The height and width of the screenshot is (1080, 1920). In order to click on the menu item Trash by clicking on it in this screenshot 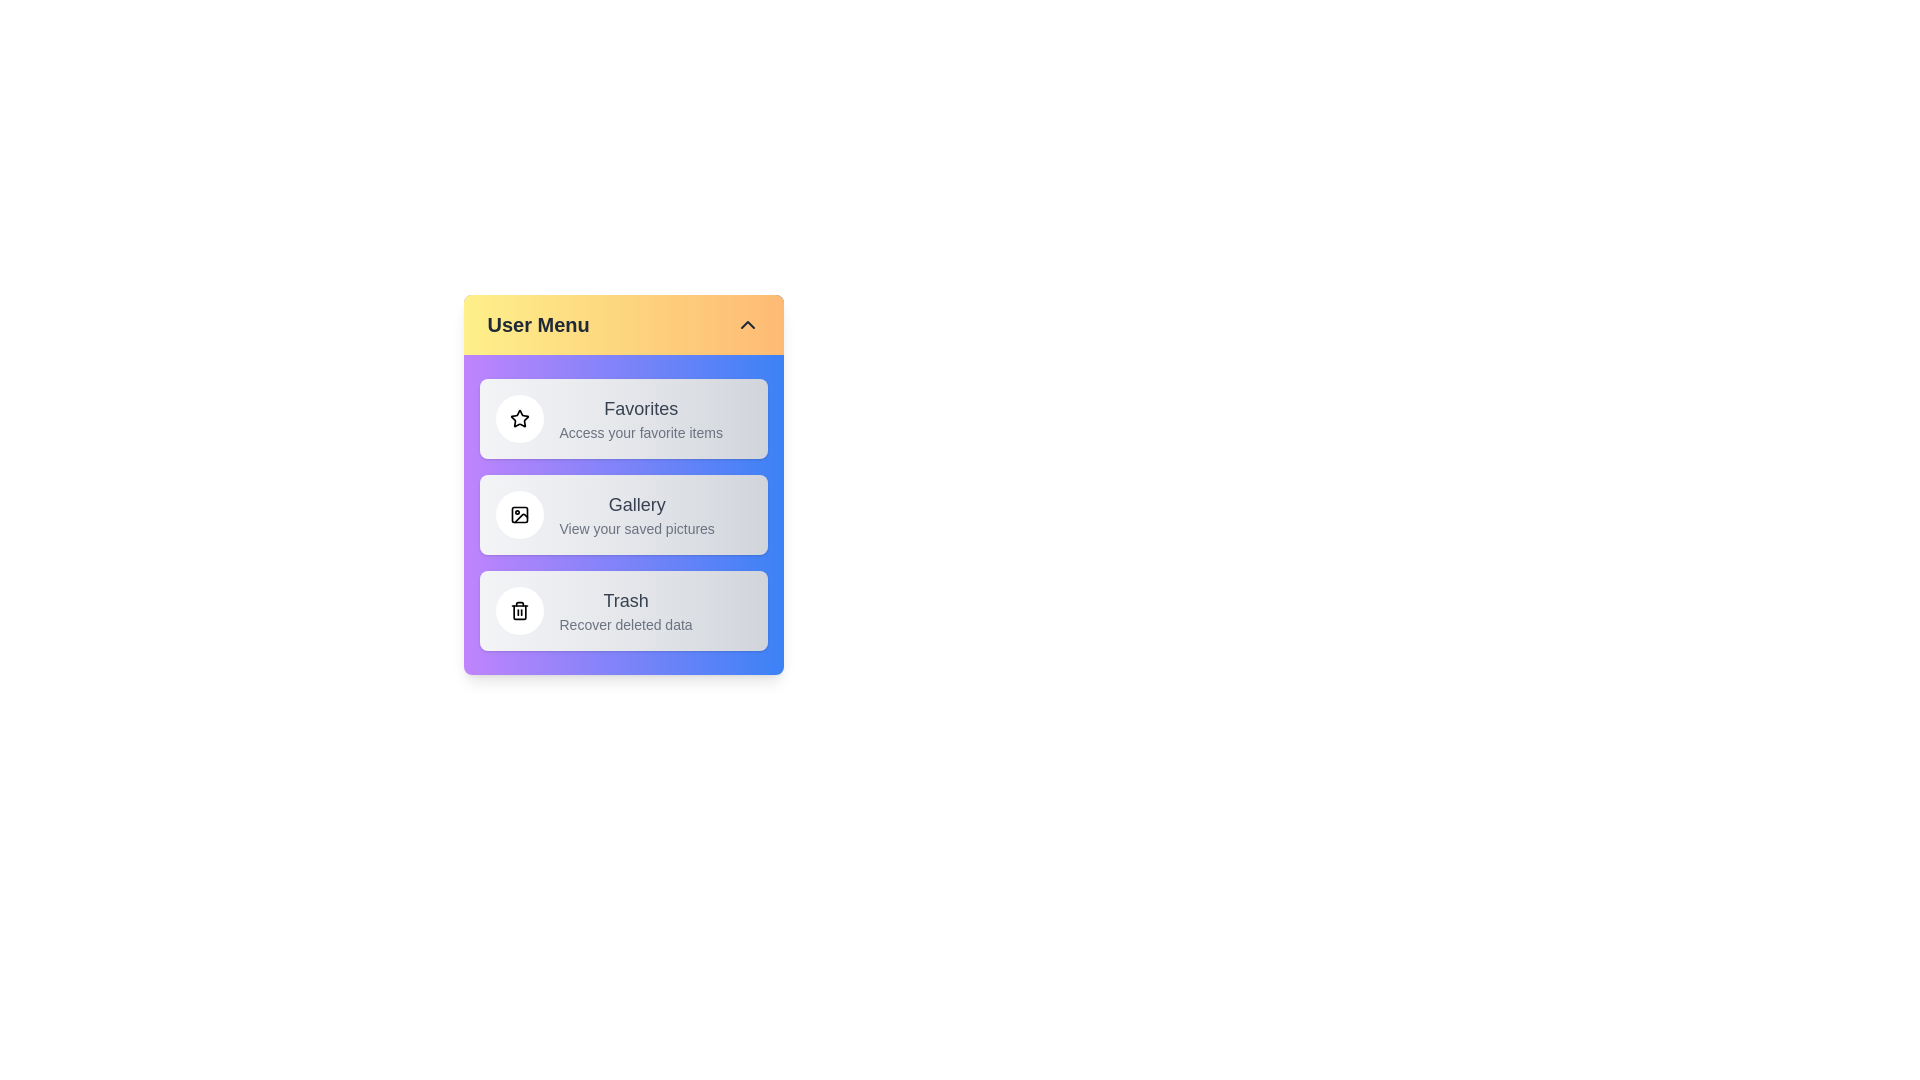, I will do `click(622, 609)`.